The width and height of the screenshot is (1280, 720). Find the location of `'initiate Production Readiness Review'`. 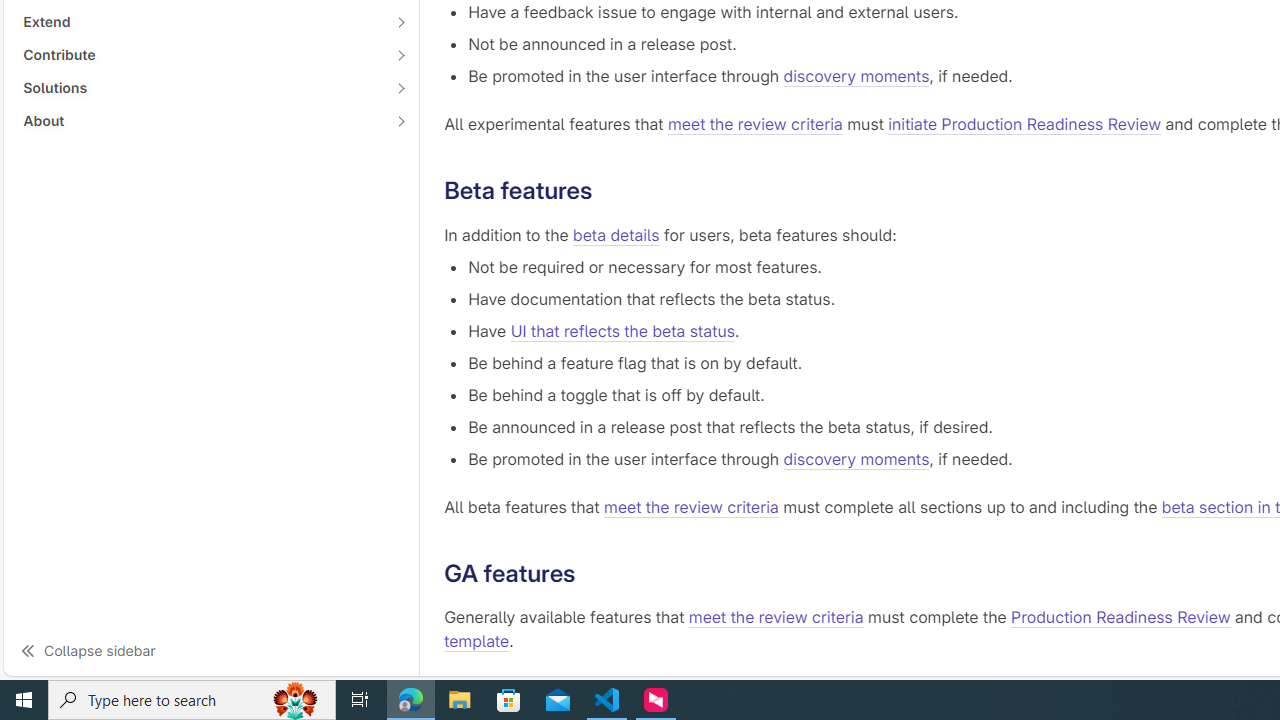

'initiate Production Readiness Review' is located at coordinates (1025, 124).